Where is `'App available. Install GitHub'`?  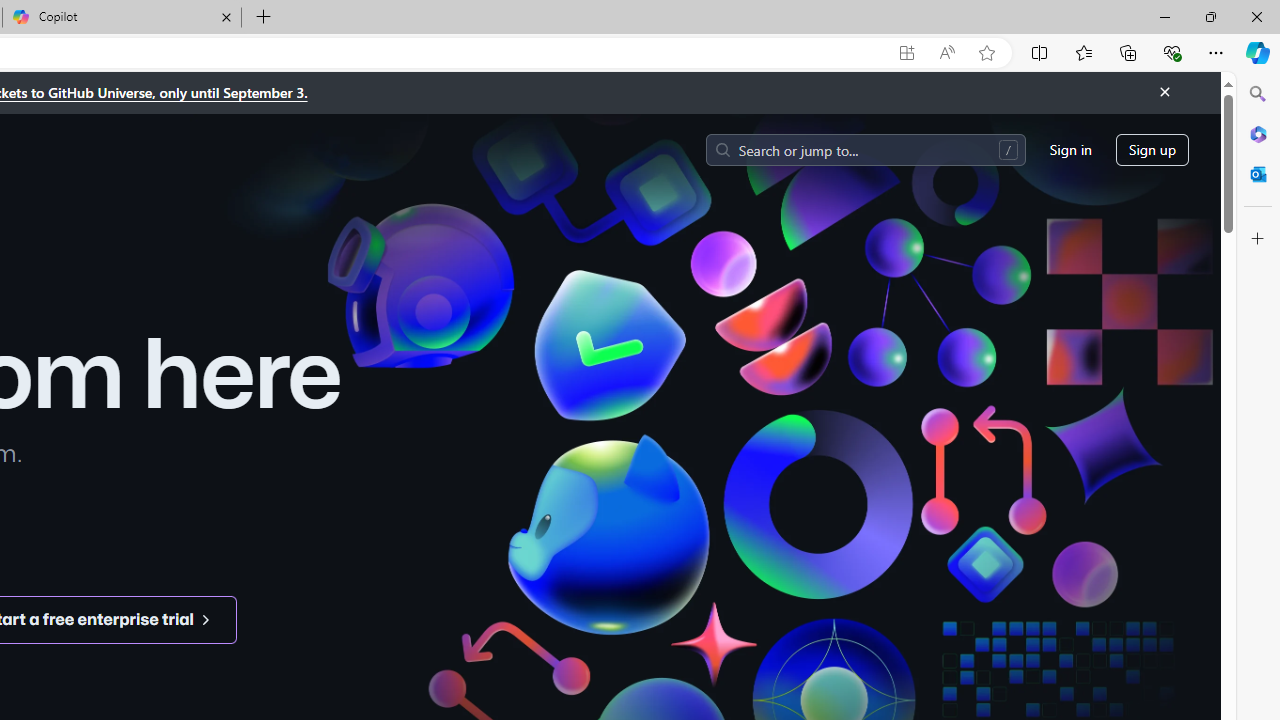 'App available. Install GitHub' is located at coordinates (905, 52).